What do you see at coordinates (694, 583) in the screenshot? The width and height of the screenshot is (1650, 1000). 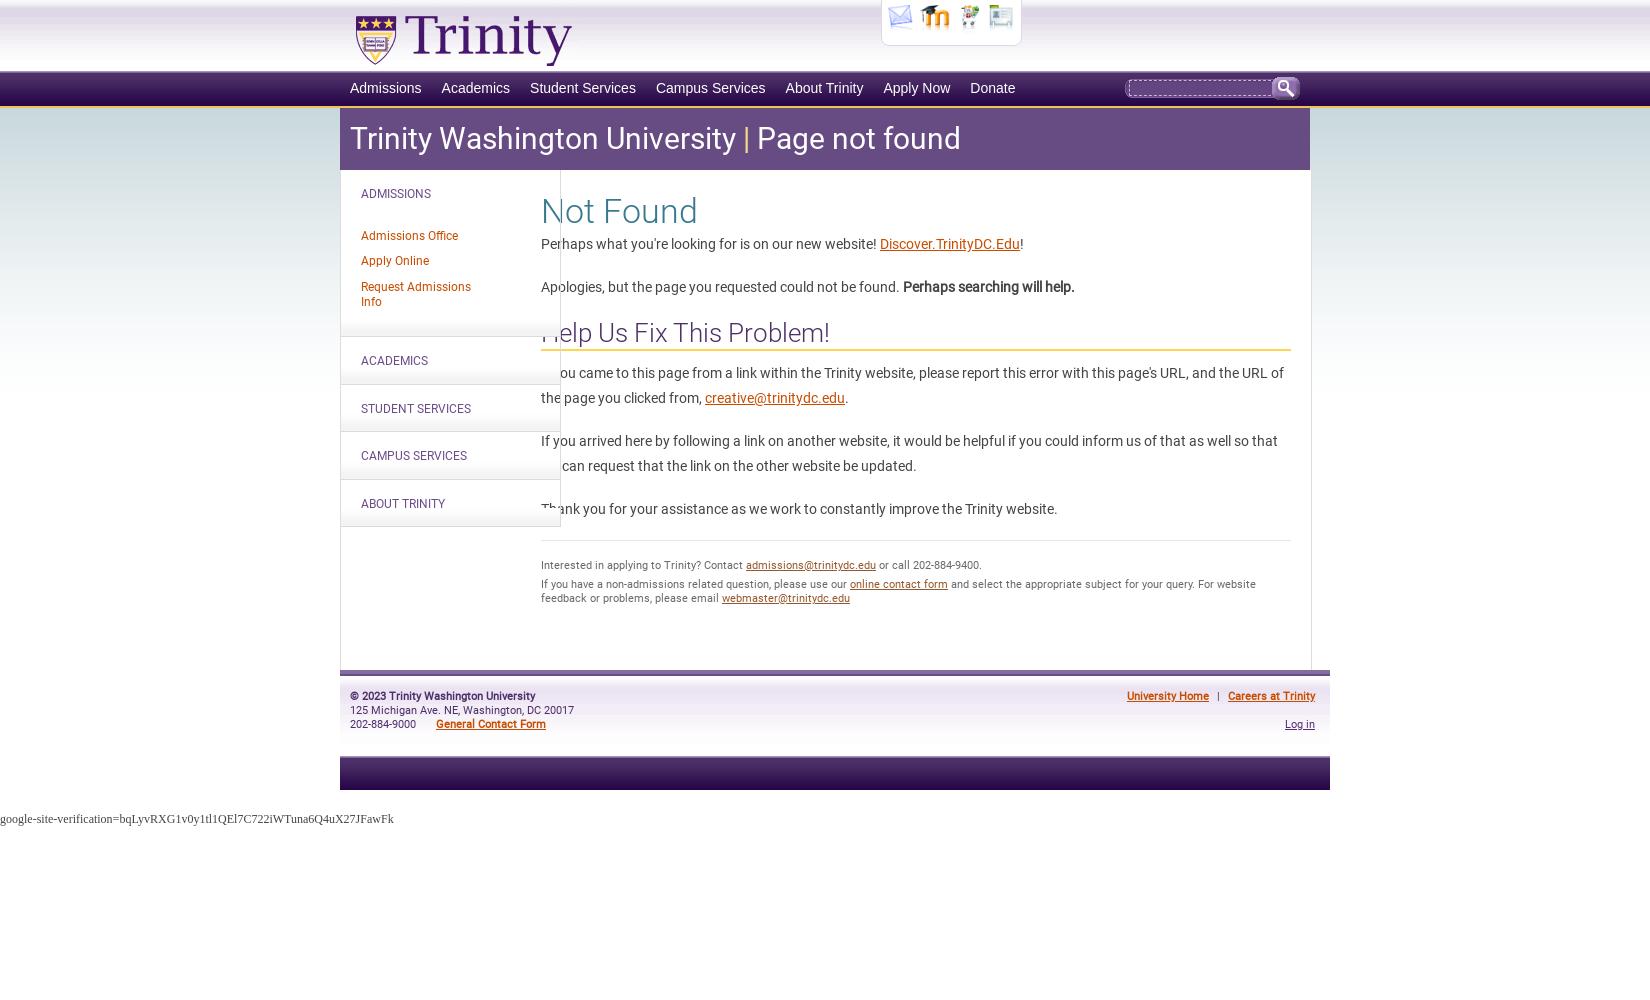 I see `'If you have a non-admissions related question, please use our'` at bounding box center [694, 583].